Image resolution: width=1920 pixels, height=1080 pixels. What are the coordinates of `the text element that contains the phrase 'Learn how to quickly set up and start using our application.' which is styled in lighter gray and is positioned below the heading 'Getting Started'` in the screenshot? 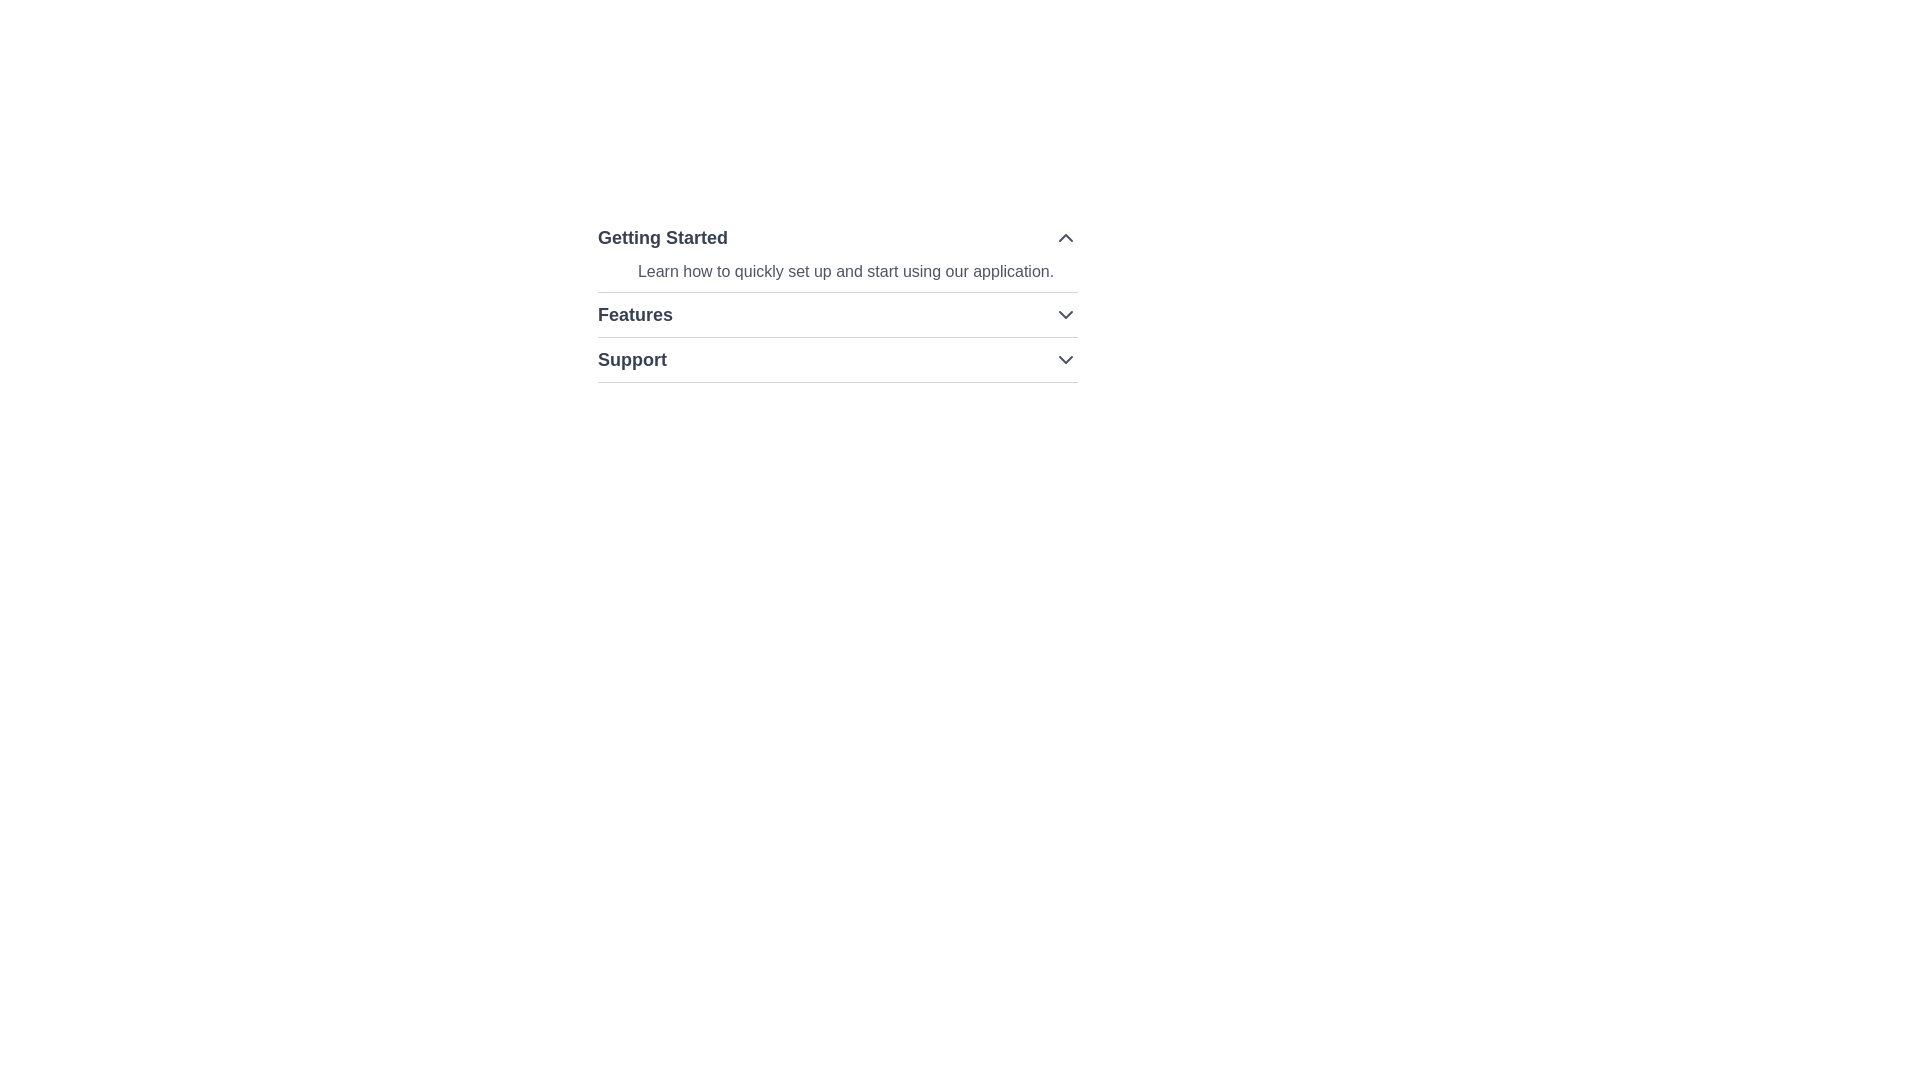 It's located at (838, 272).